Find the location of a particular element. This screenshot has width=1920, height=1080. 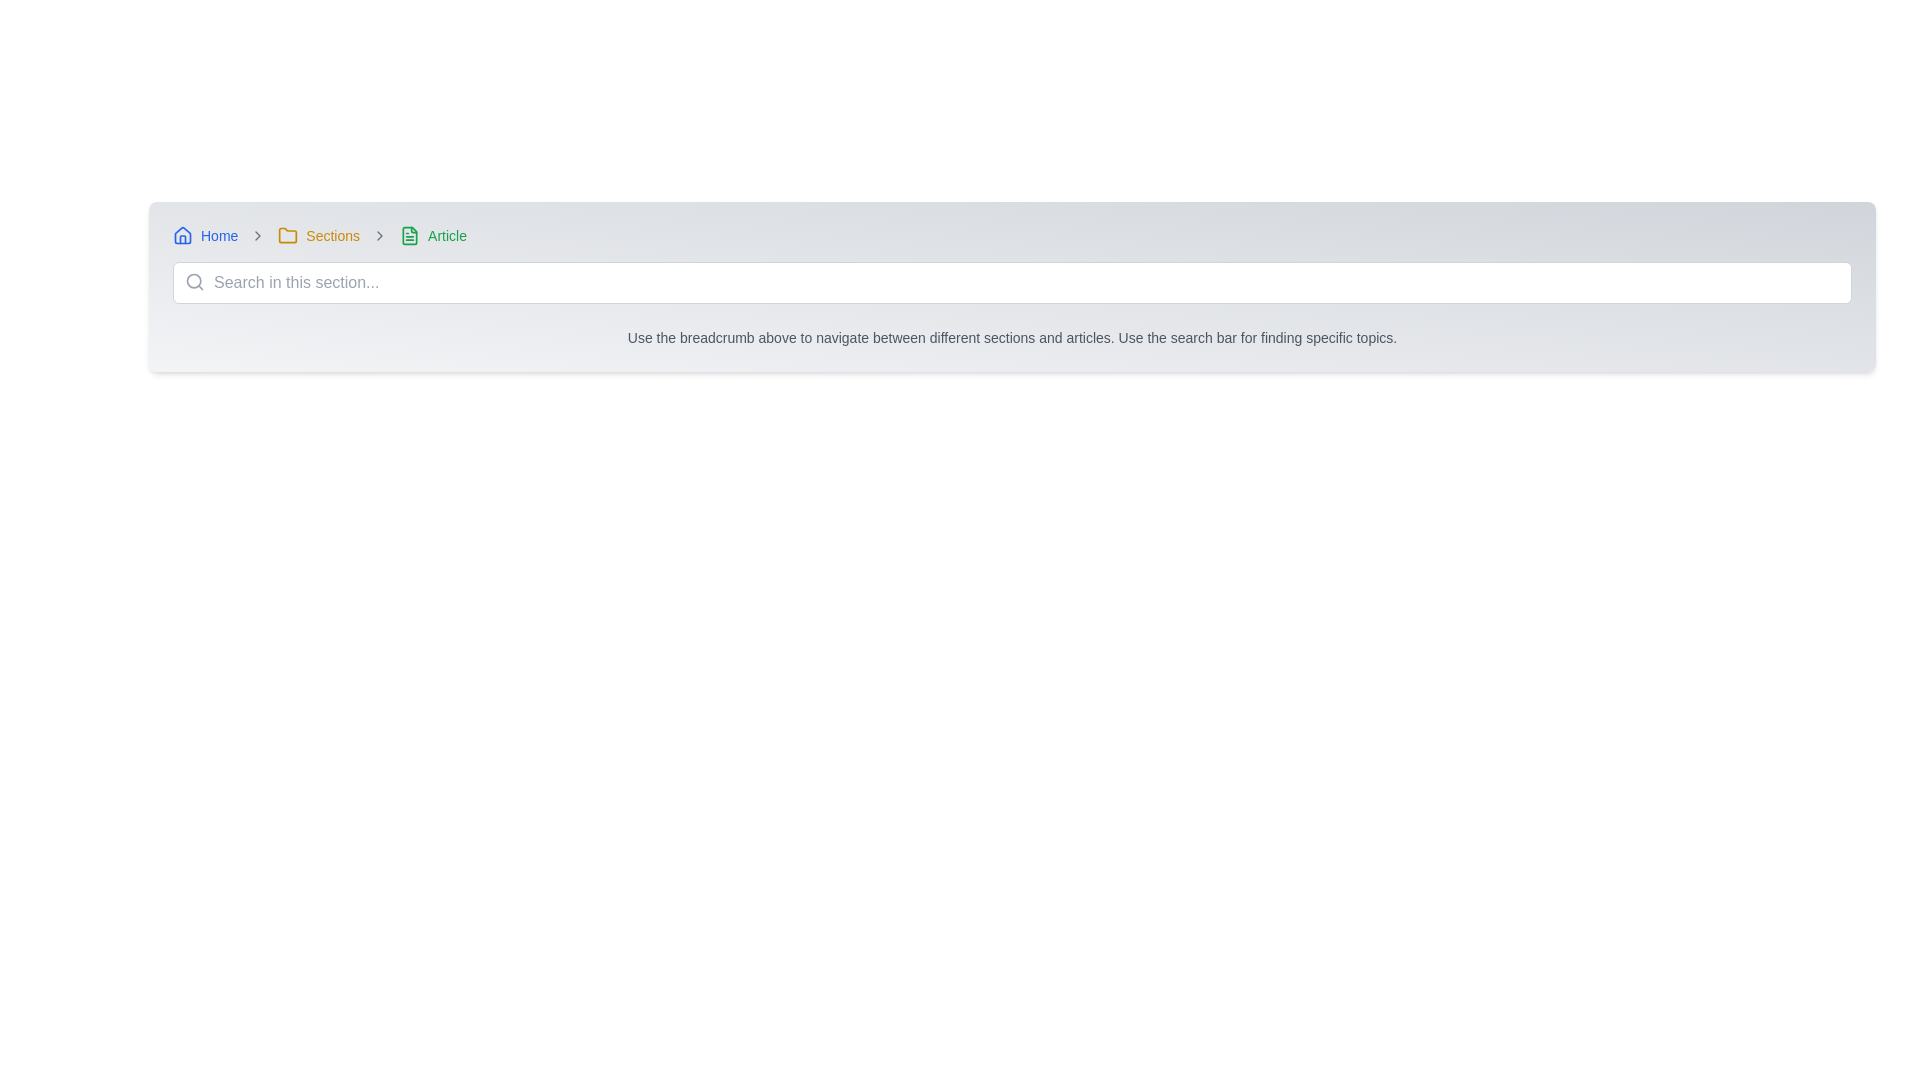

the green file icon located in the breadcrumb navigation bar, positioned to the left of the 'Article' text label is located at coordinates (409, 234).